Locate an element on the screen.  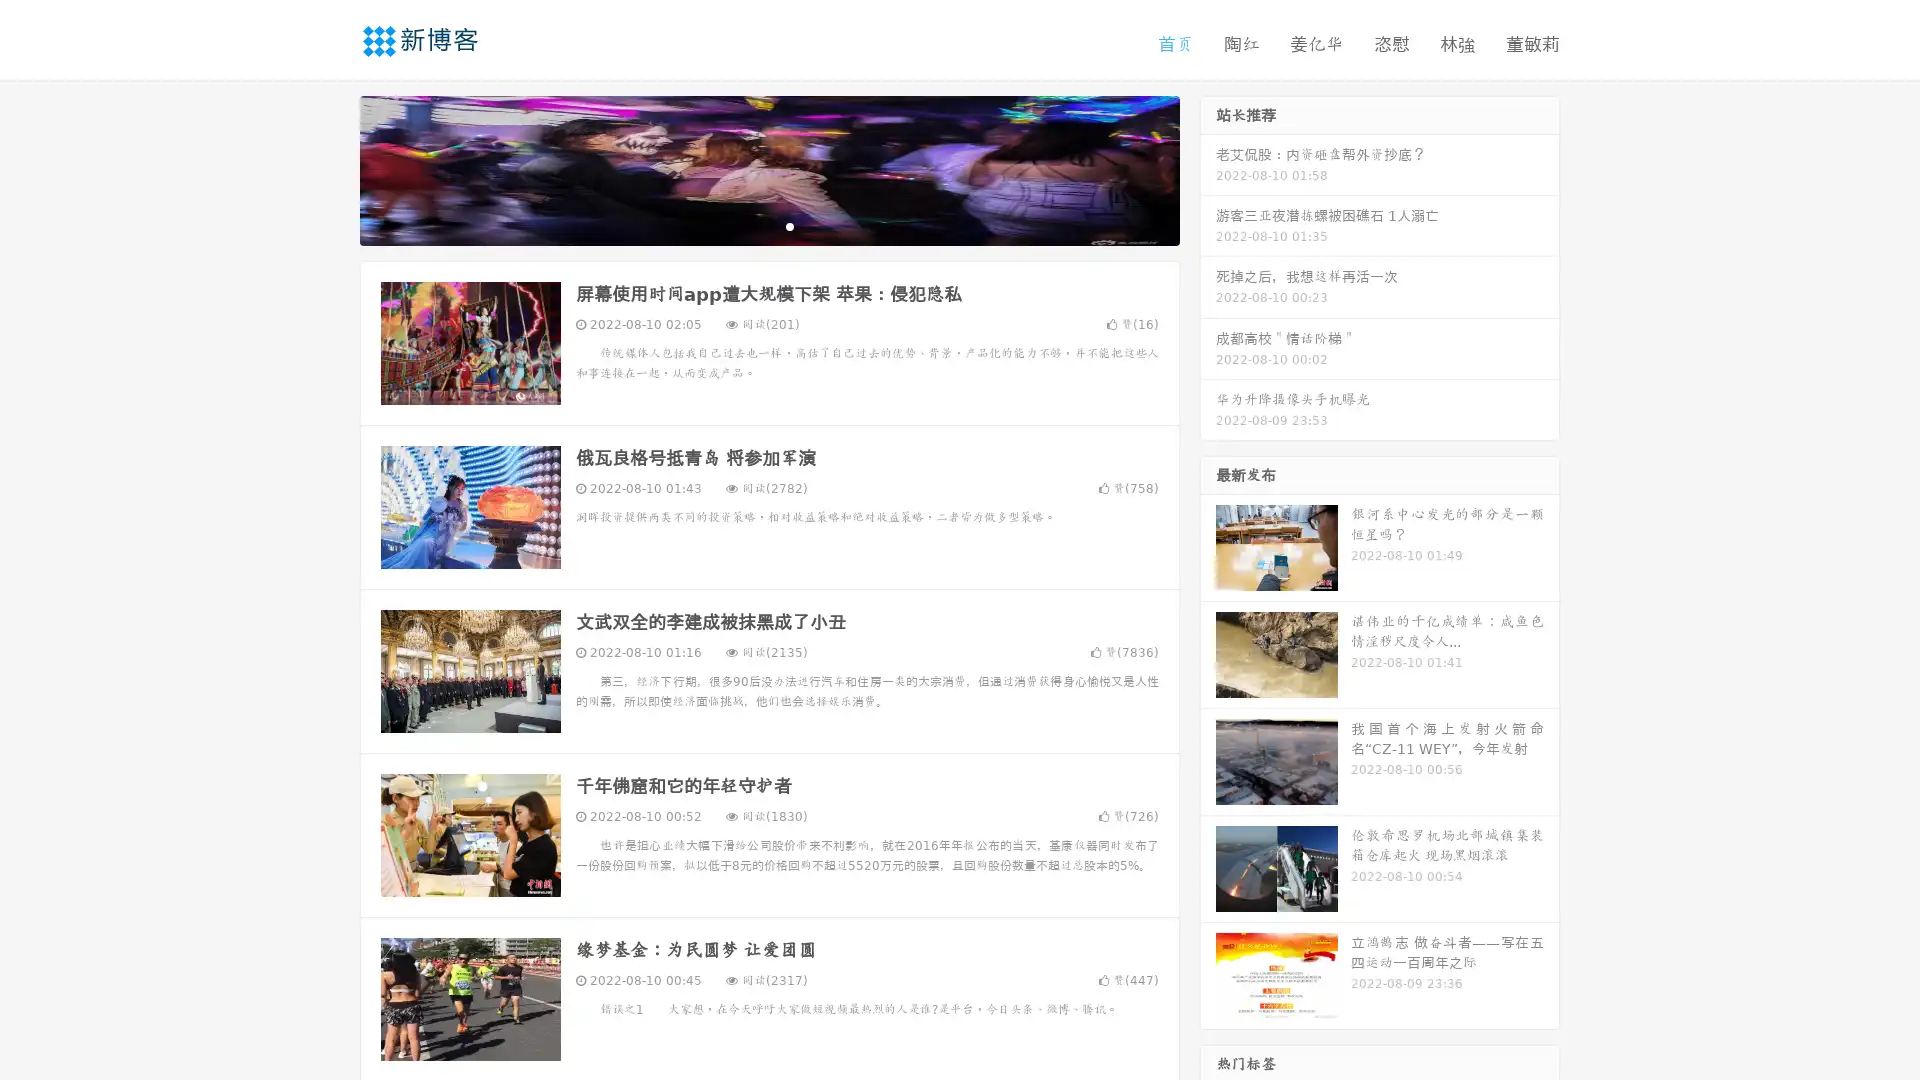
Go to slide 2 is located at coordinates (768, 225).